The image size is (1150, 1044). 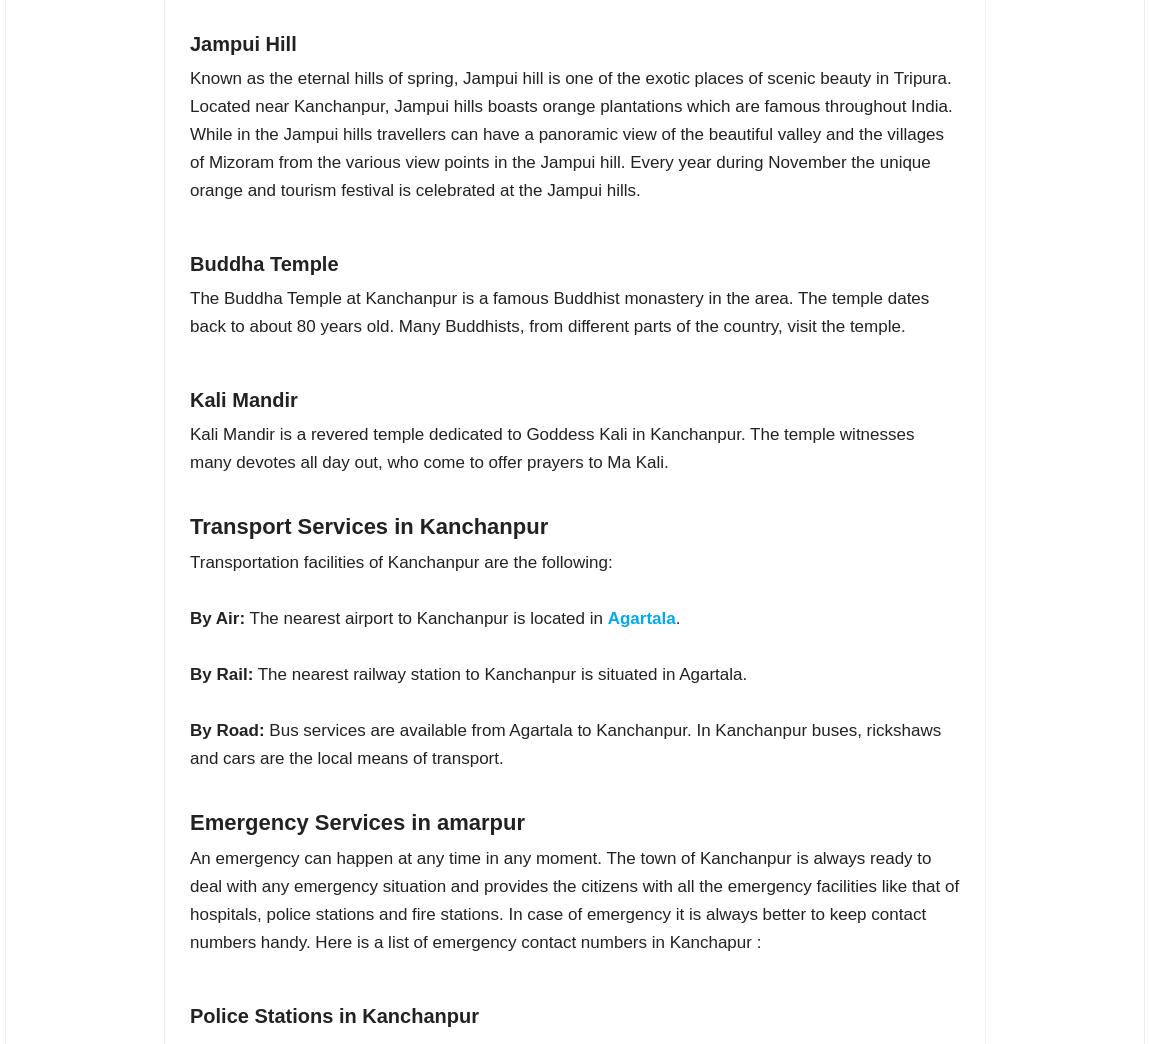 I want to click on 'Transport Services in Kanchanpur', so click(x=369, y=524).